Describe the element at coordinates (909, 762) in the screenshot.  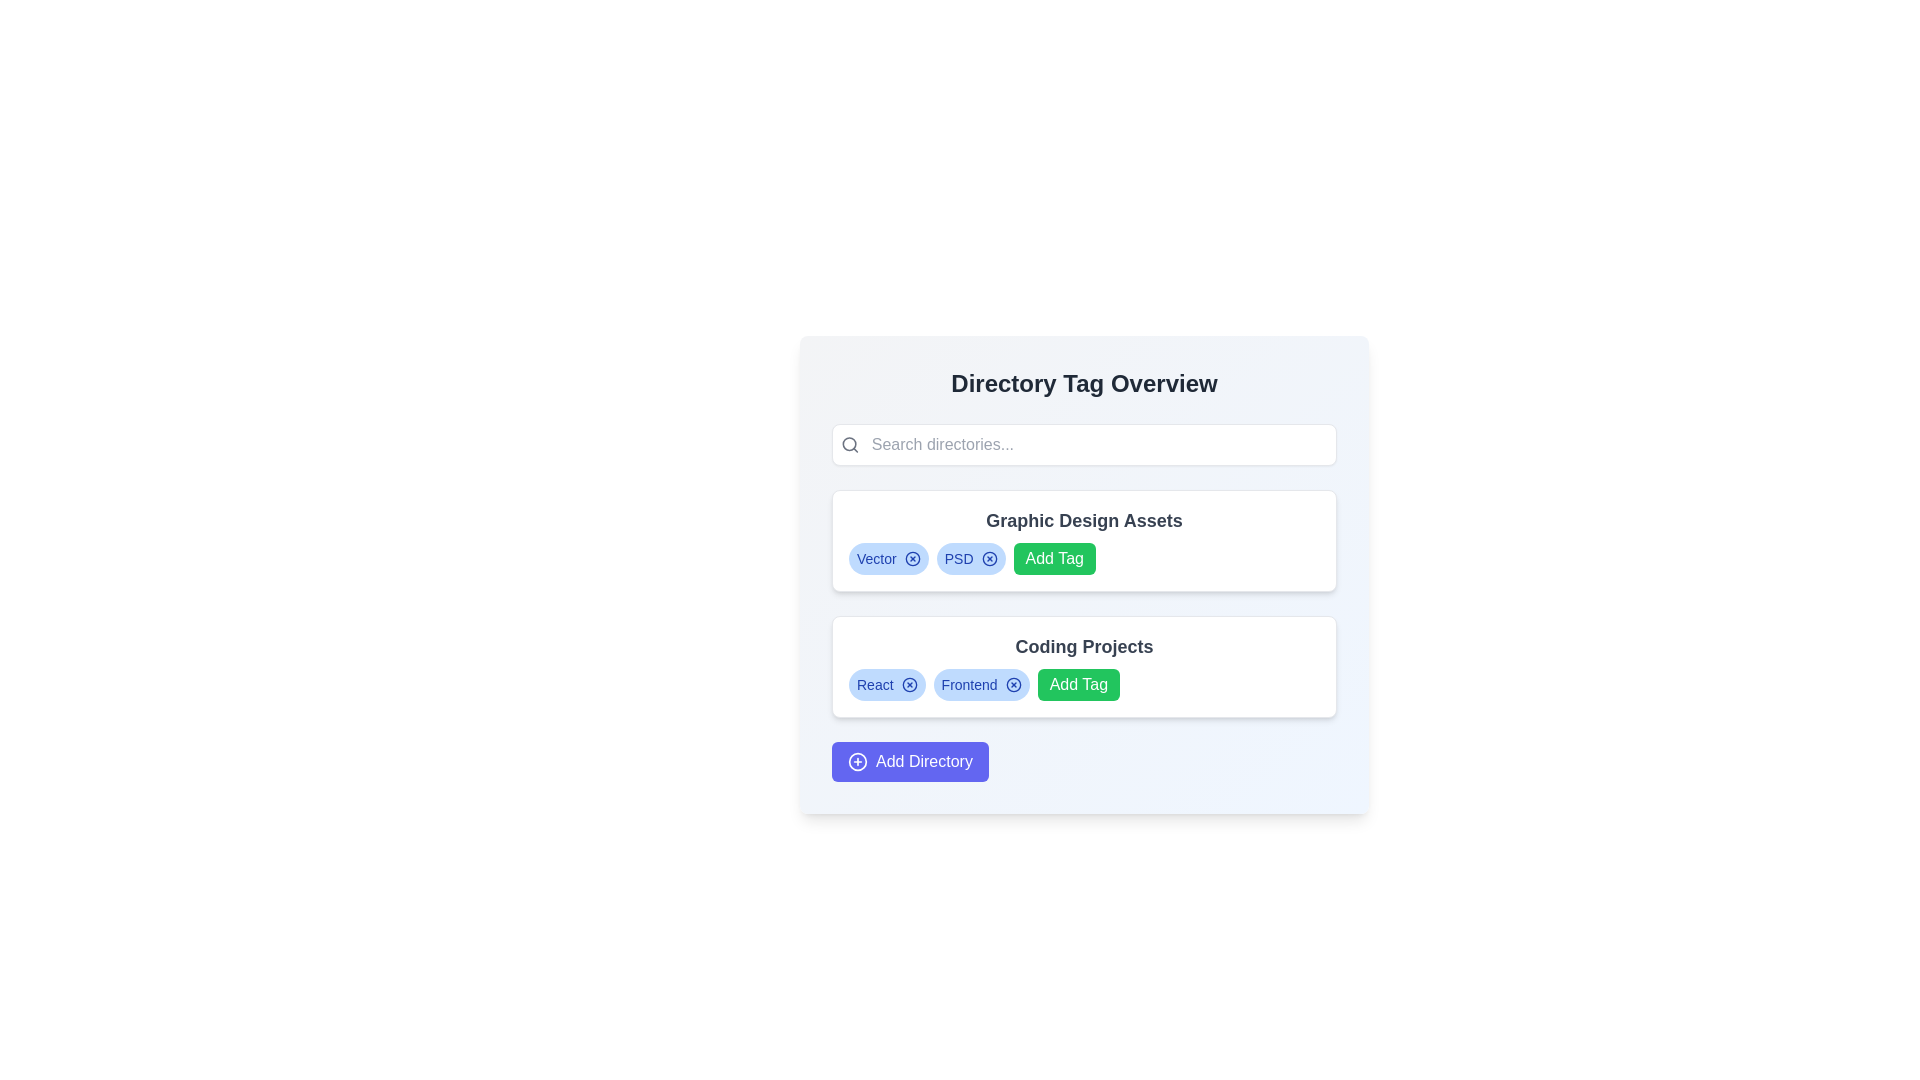
I see `the rectangular button with a purple background and white text 'Add Directory'` at that location.